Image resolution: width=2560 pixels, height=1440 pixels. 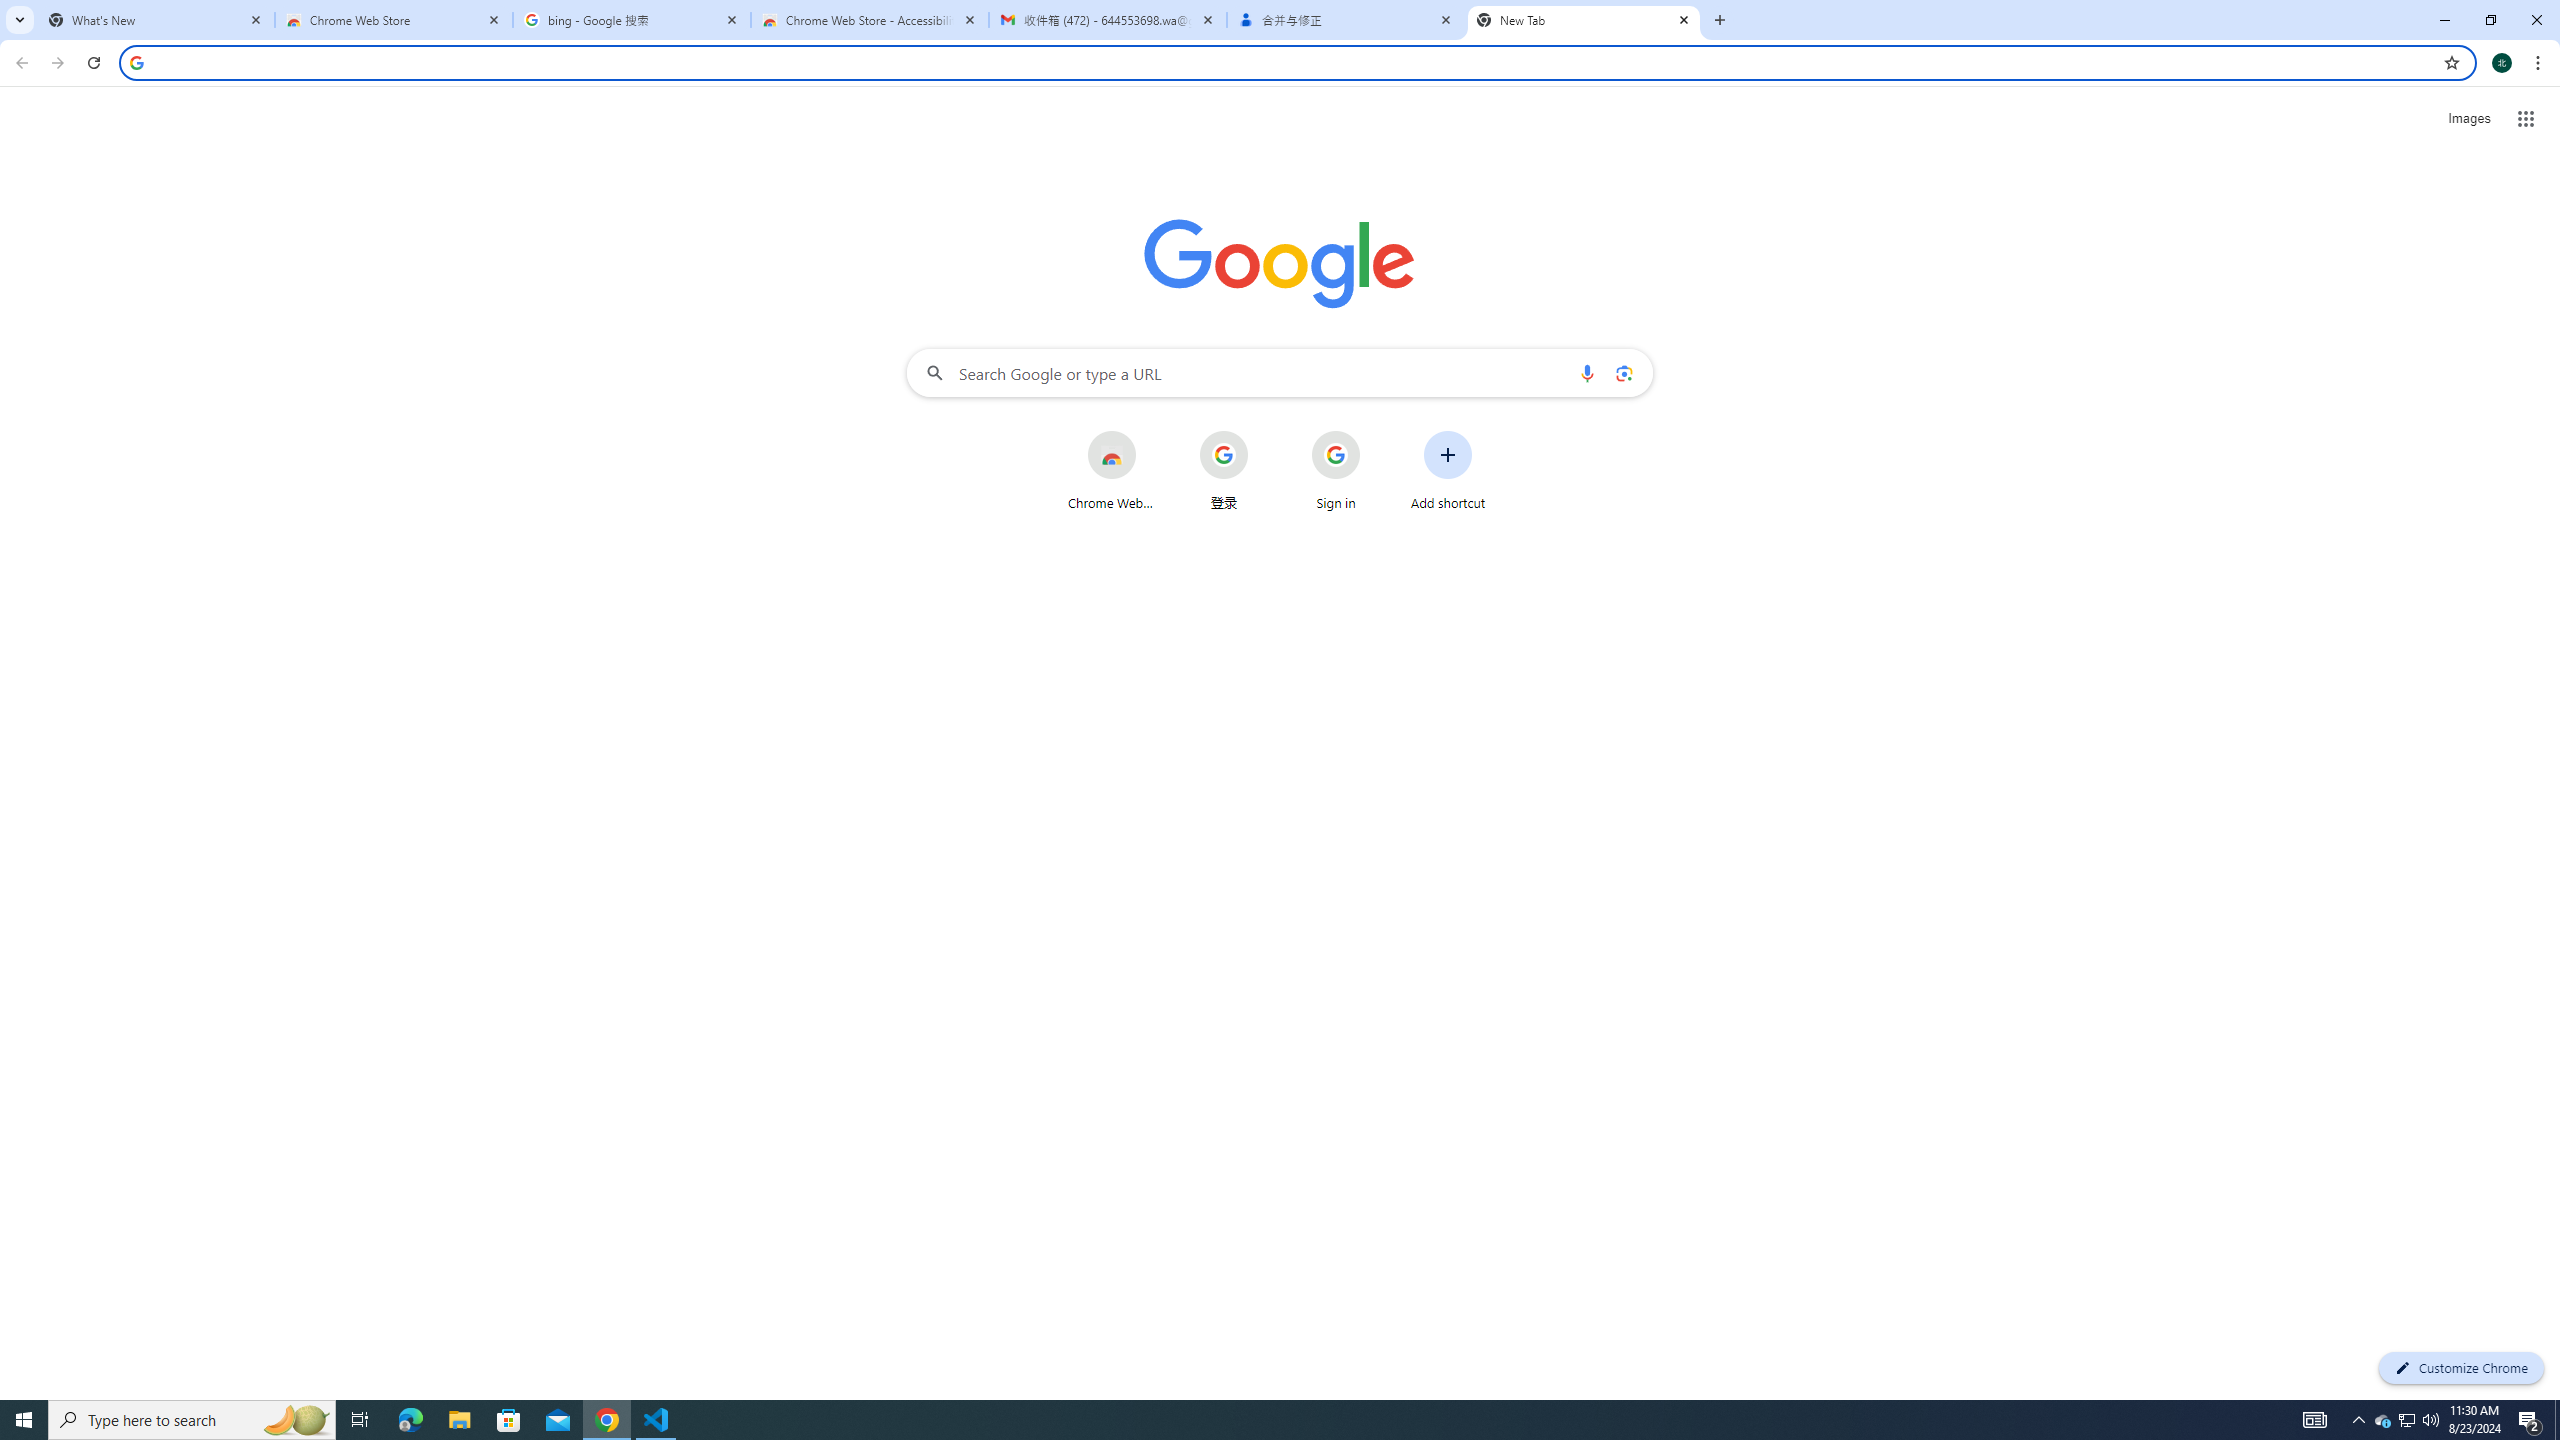 I want to click on 'What', so click(x=155, y=19).